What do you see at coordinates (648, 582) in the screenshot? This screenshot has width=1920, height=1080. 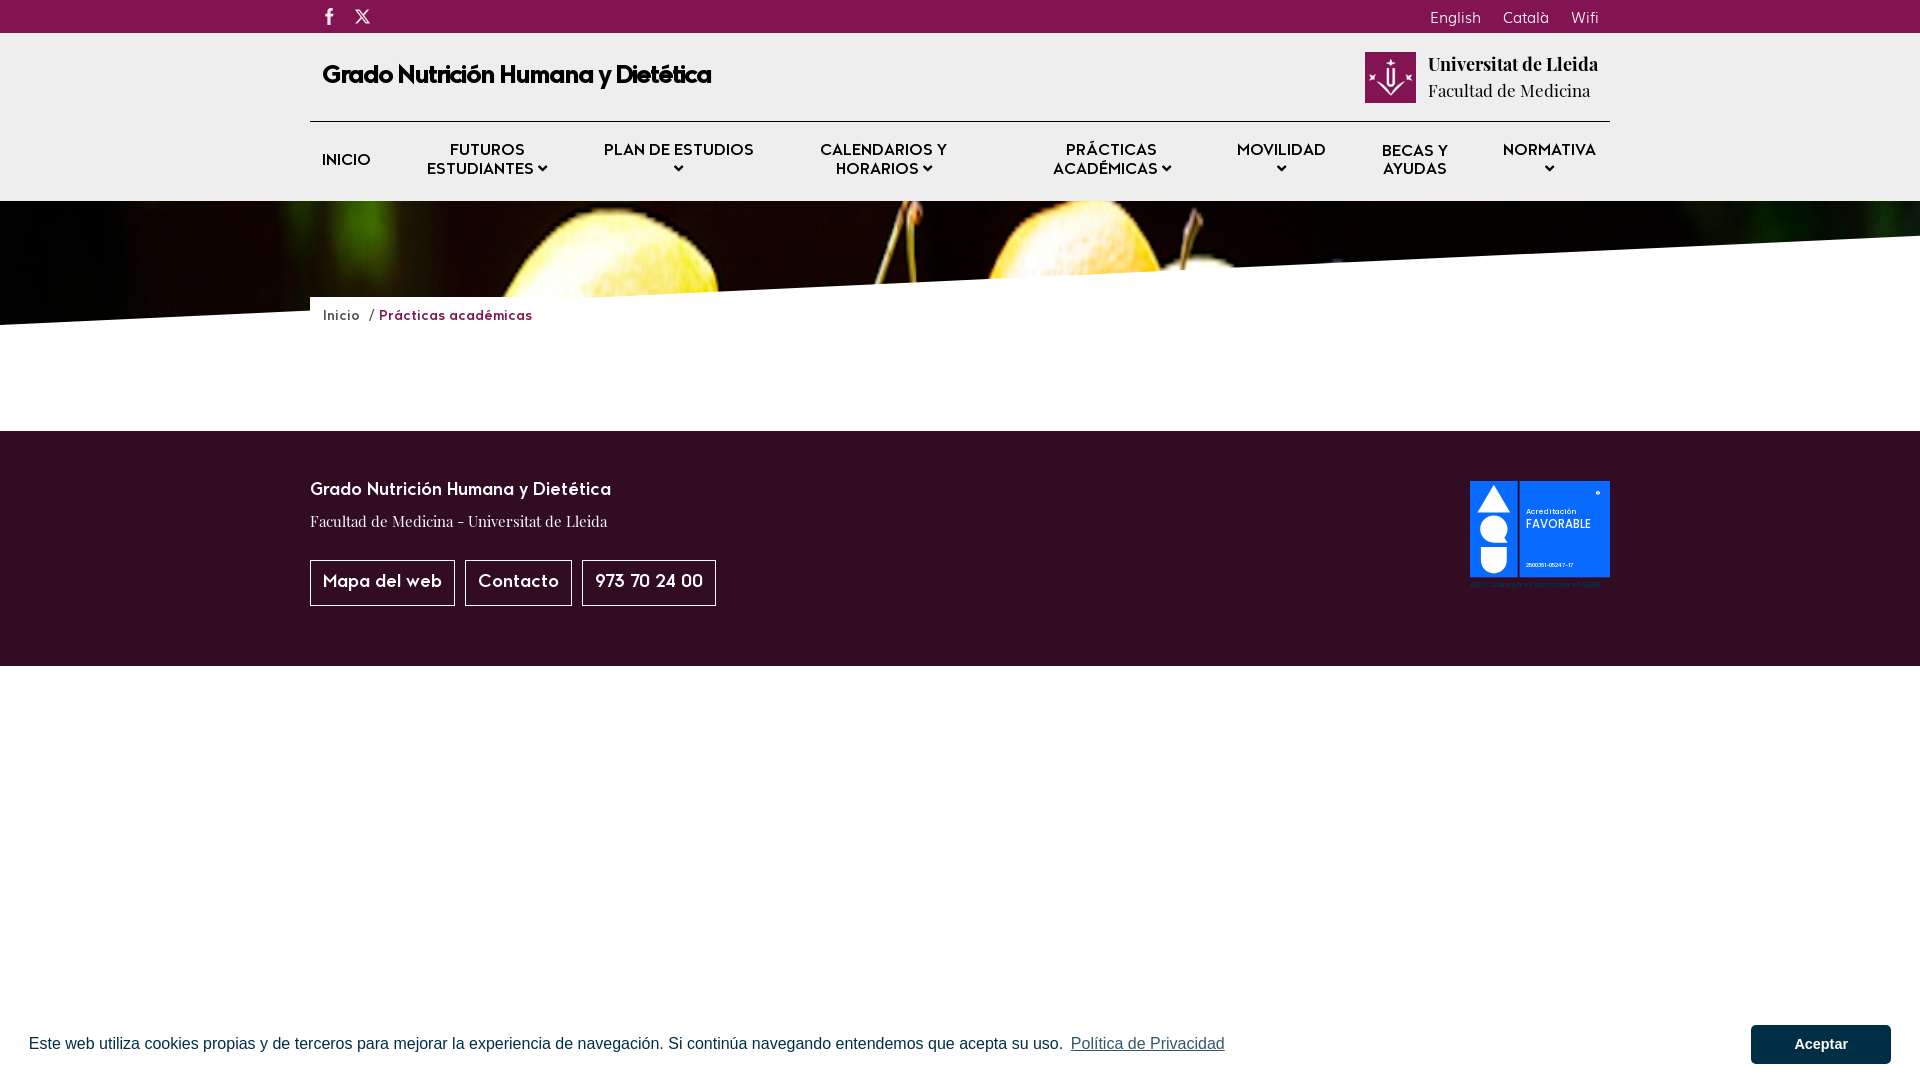 I see `'973 70 24 00'` at bounding box center [648, 582].